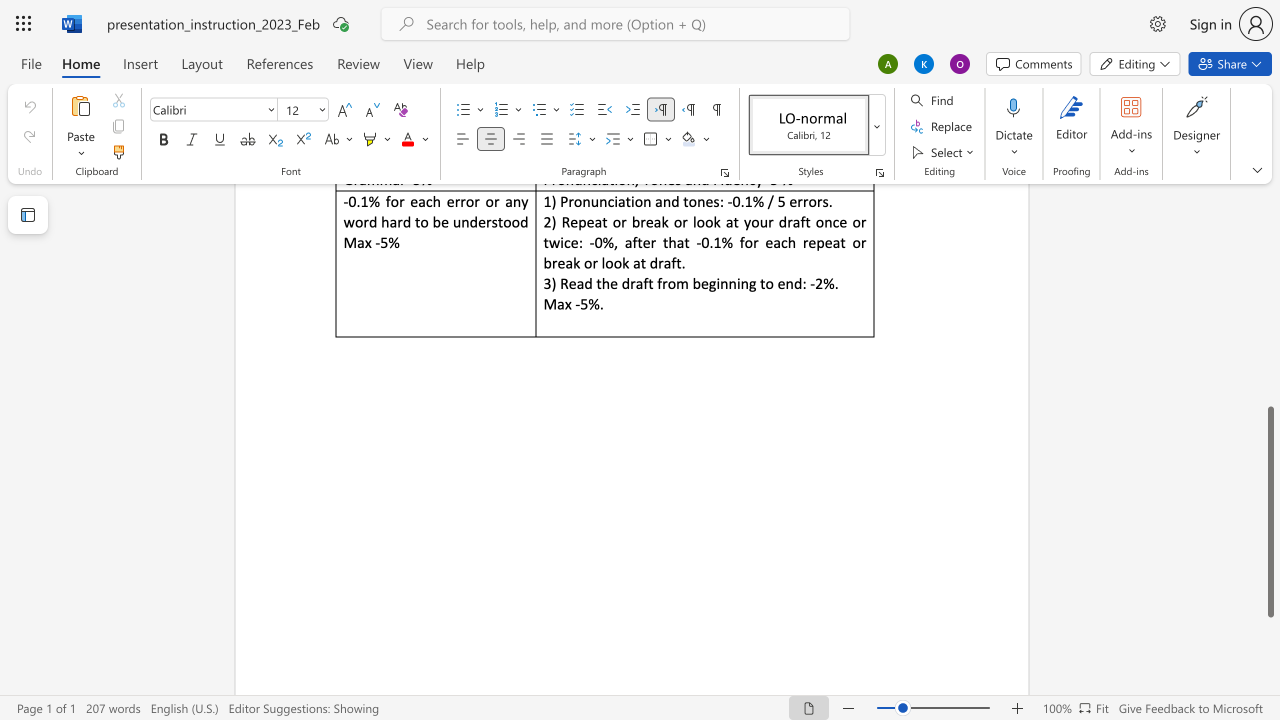  I want to click on the scrollbar on the right to shift the page higher, so click(1269, 248).